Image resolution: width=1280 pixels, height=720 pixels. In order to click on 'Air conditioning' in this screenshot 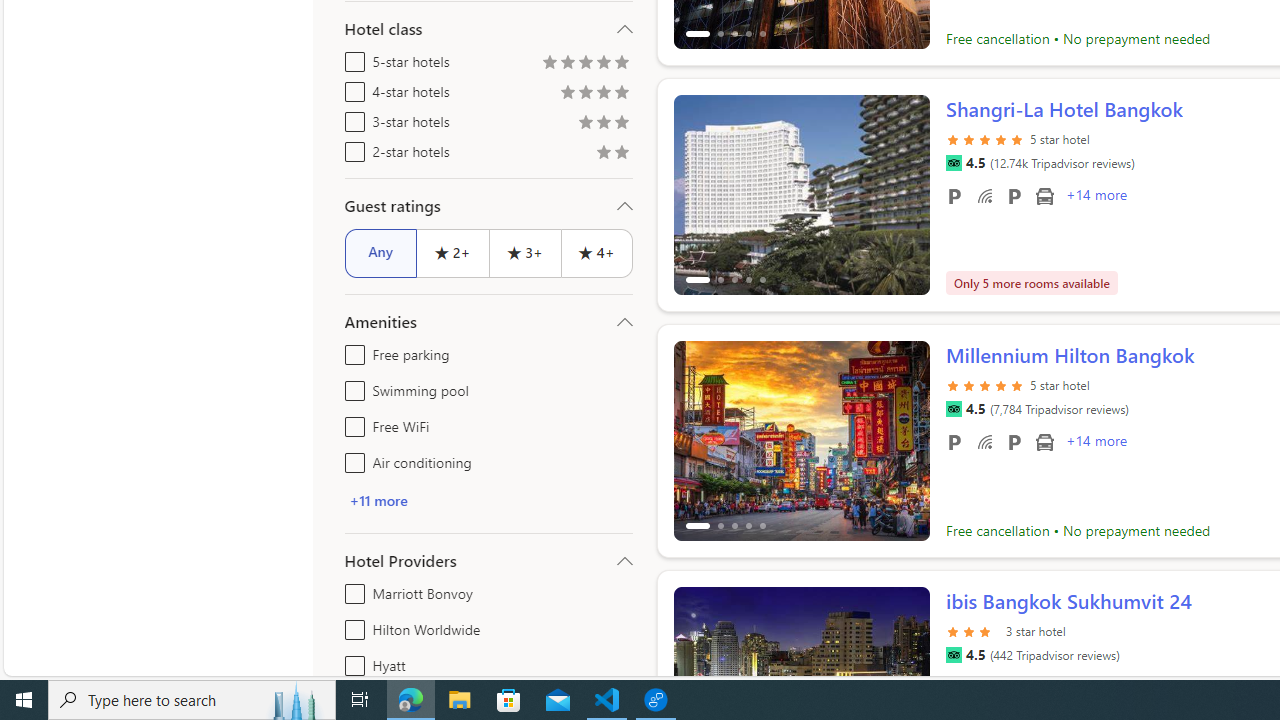, I will do `click(351, 459)`.